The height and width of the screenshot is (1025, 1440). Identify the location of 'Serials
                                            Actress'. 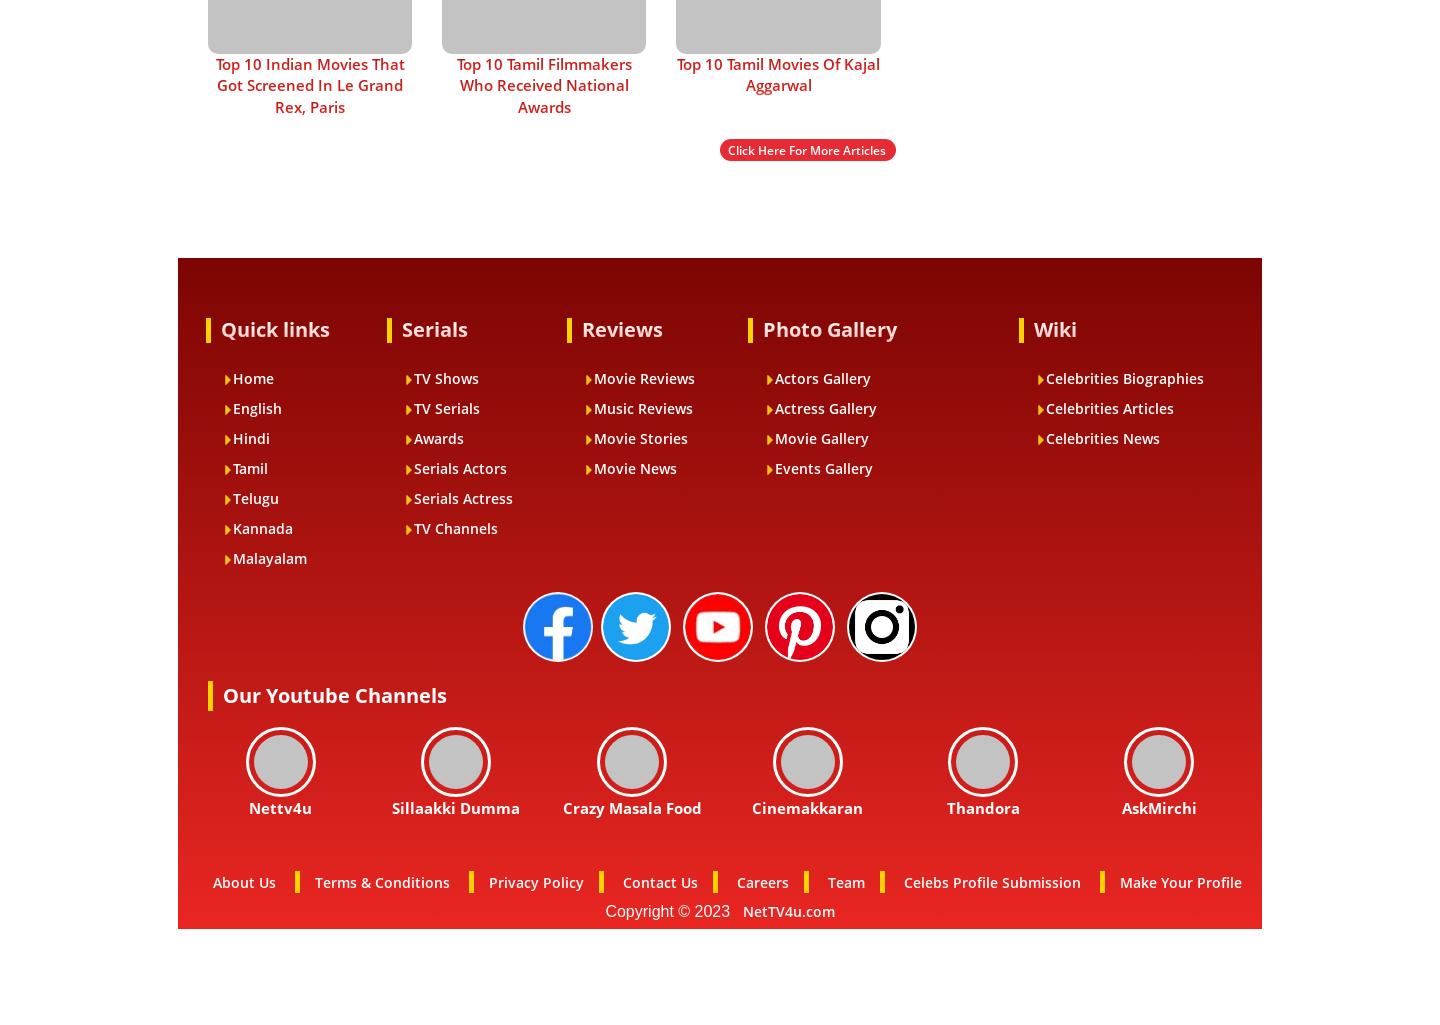
(462, 497).